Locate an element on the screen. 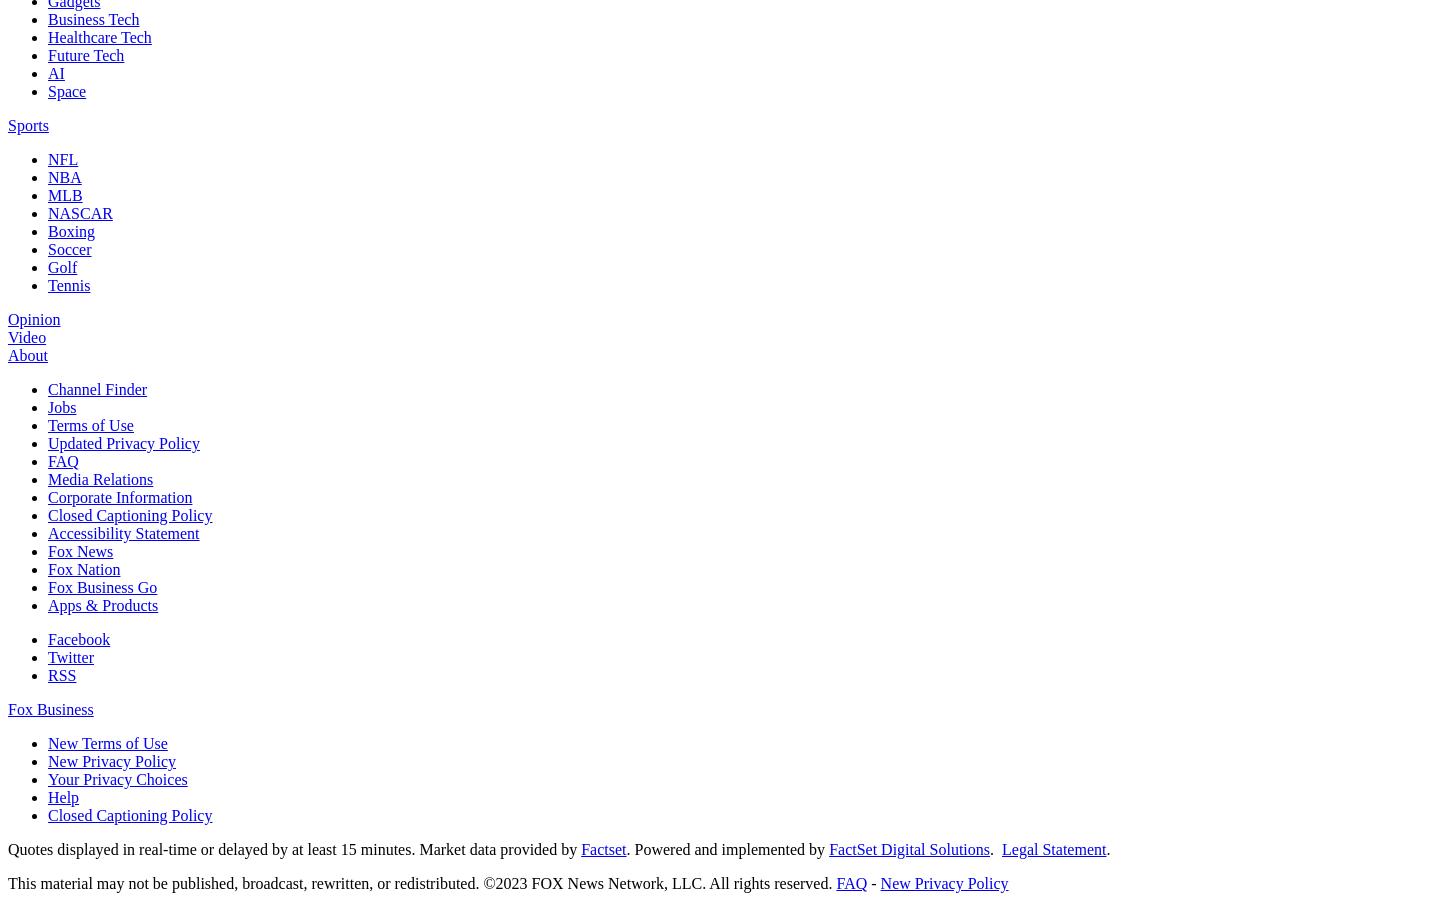  'Jobs' is located at coordinates (62, 406).